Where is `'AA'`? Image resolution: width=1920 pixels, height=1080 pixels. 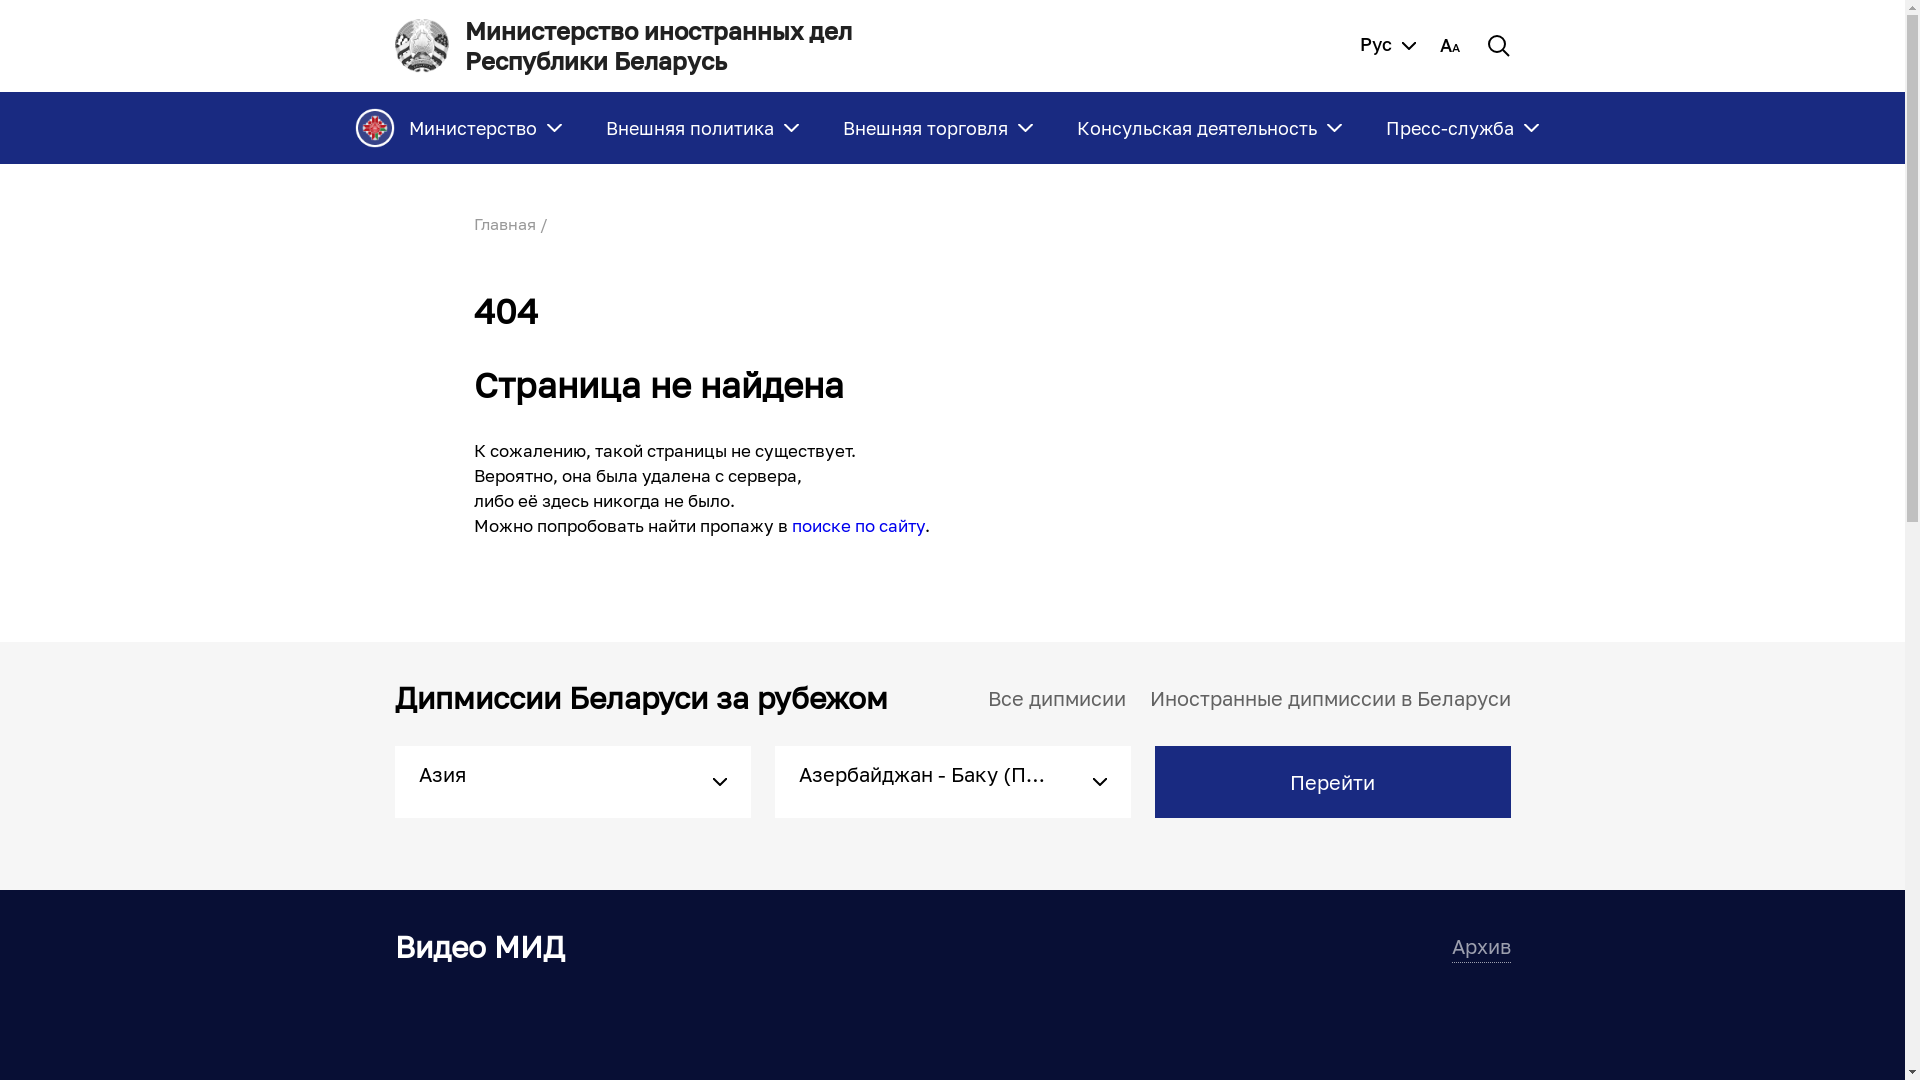
'AA' is located at coordinates (1440, 45).